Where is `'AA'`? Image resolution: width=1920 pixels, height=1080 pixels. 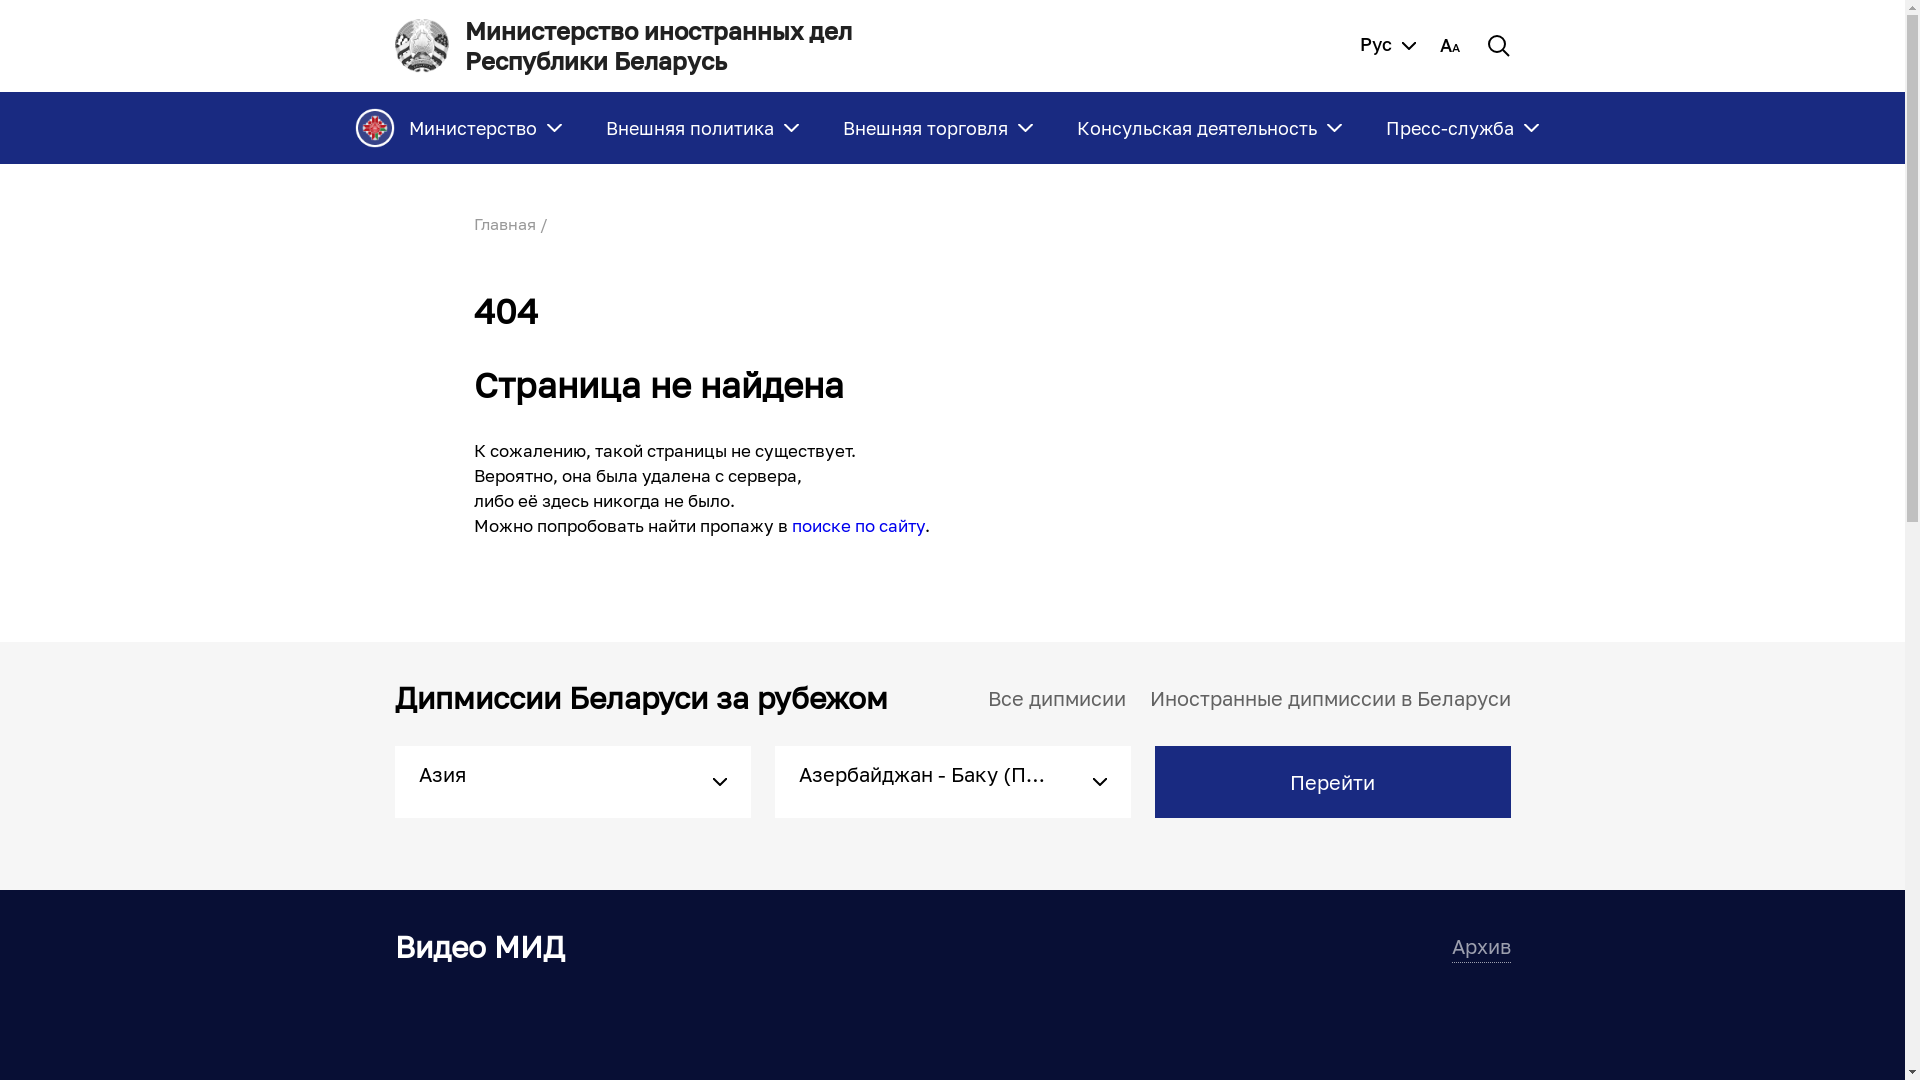
'AA' is located at coordinates (1440, 45).